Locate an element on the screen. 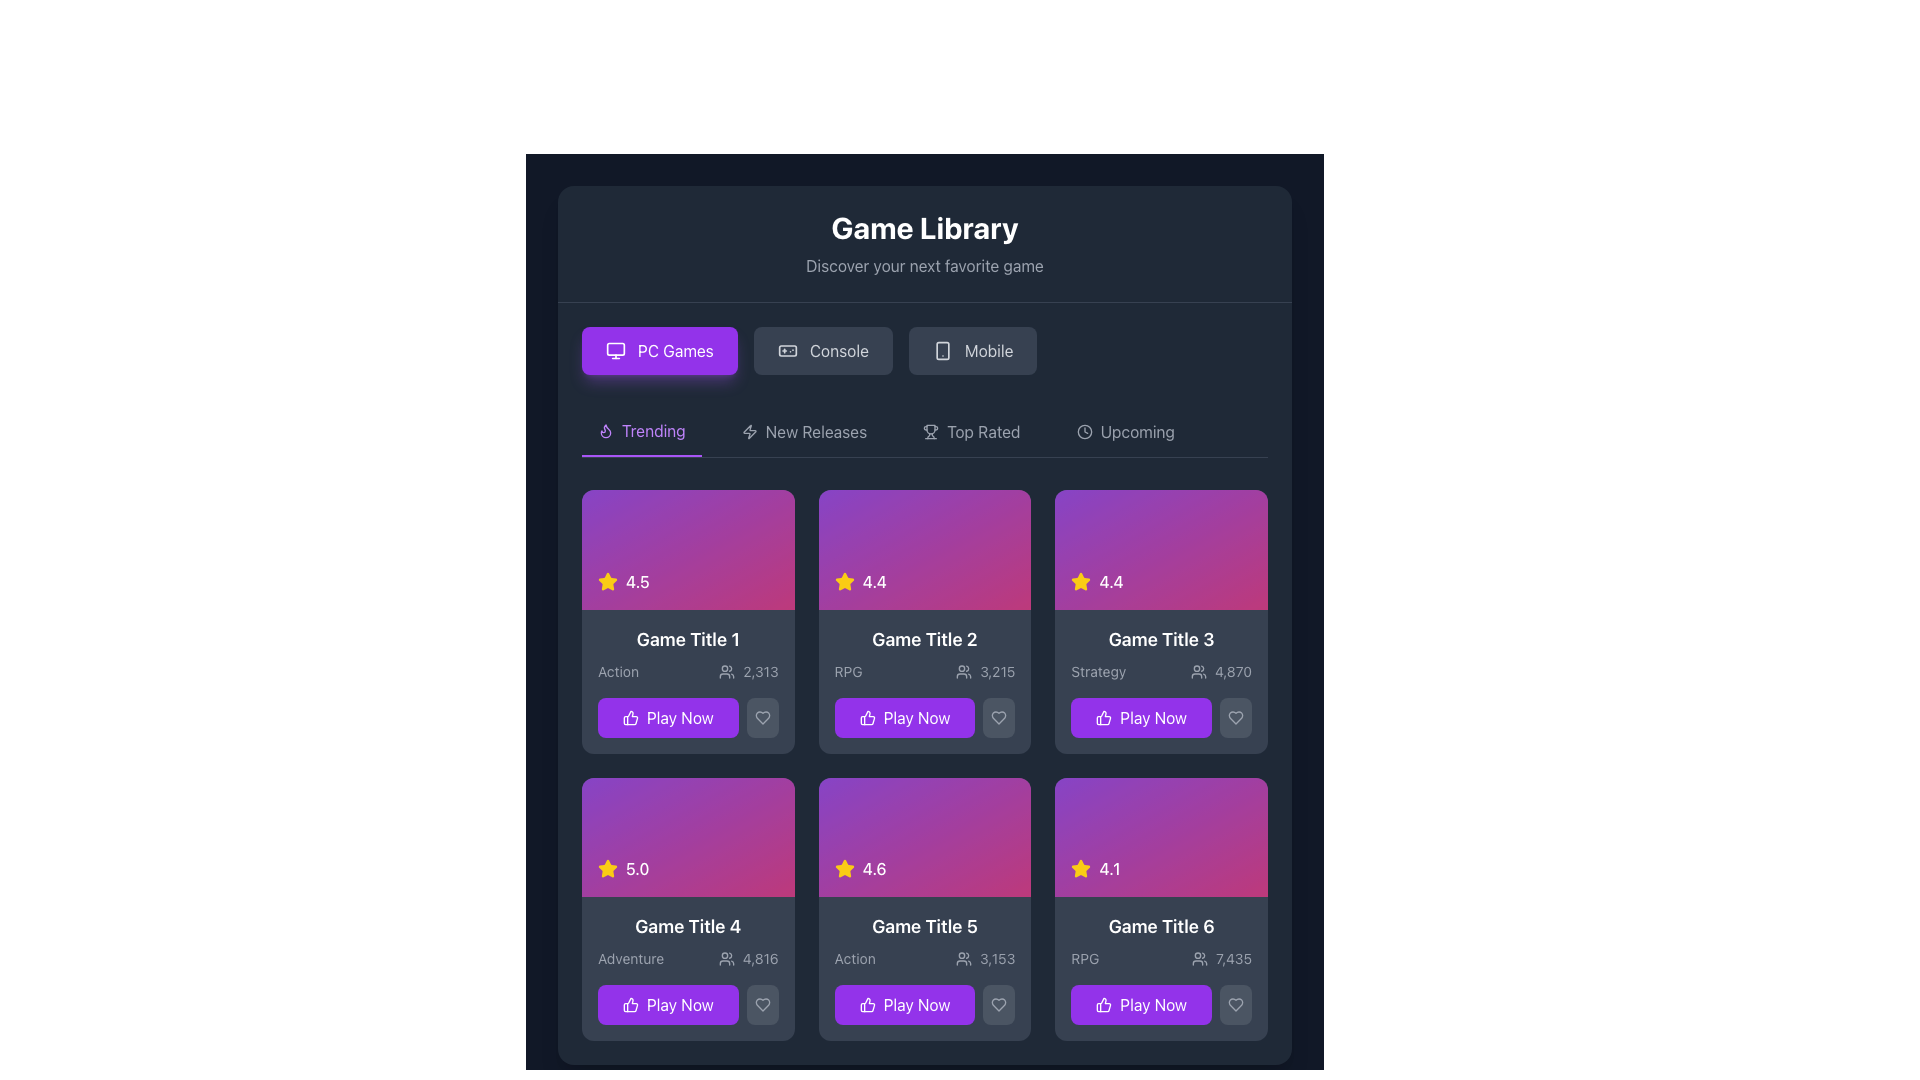  the 'New Releases' button, which is the second button in the horizontal navigation menu is located at coordinates (804, 431).